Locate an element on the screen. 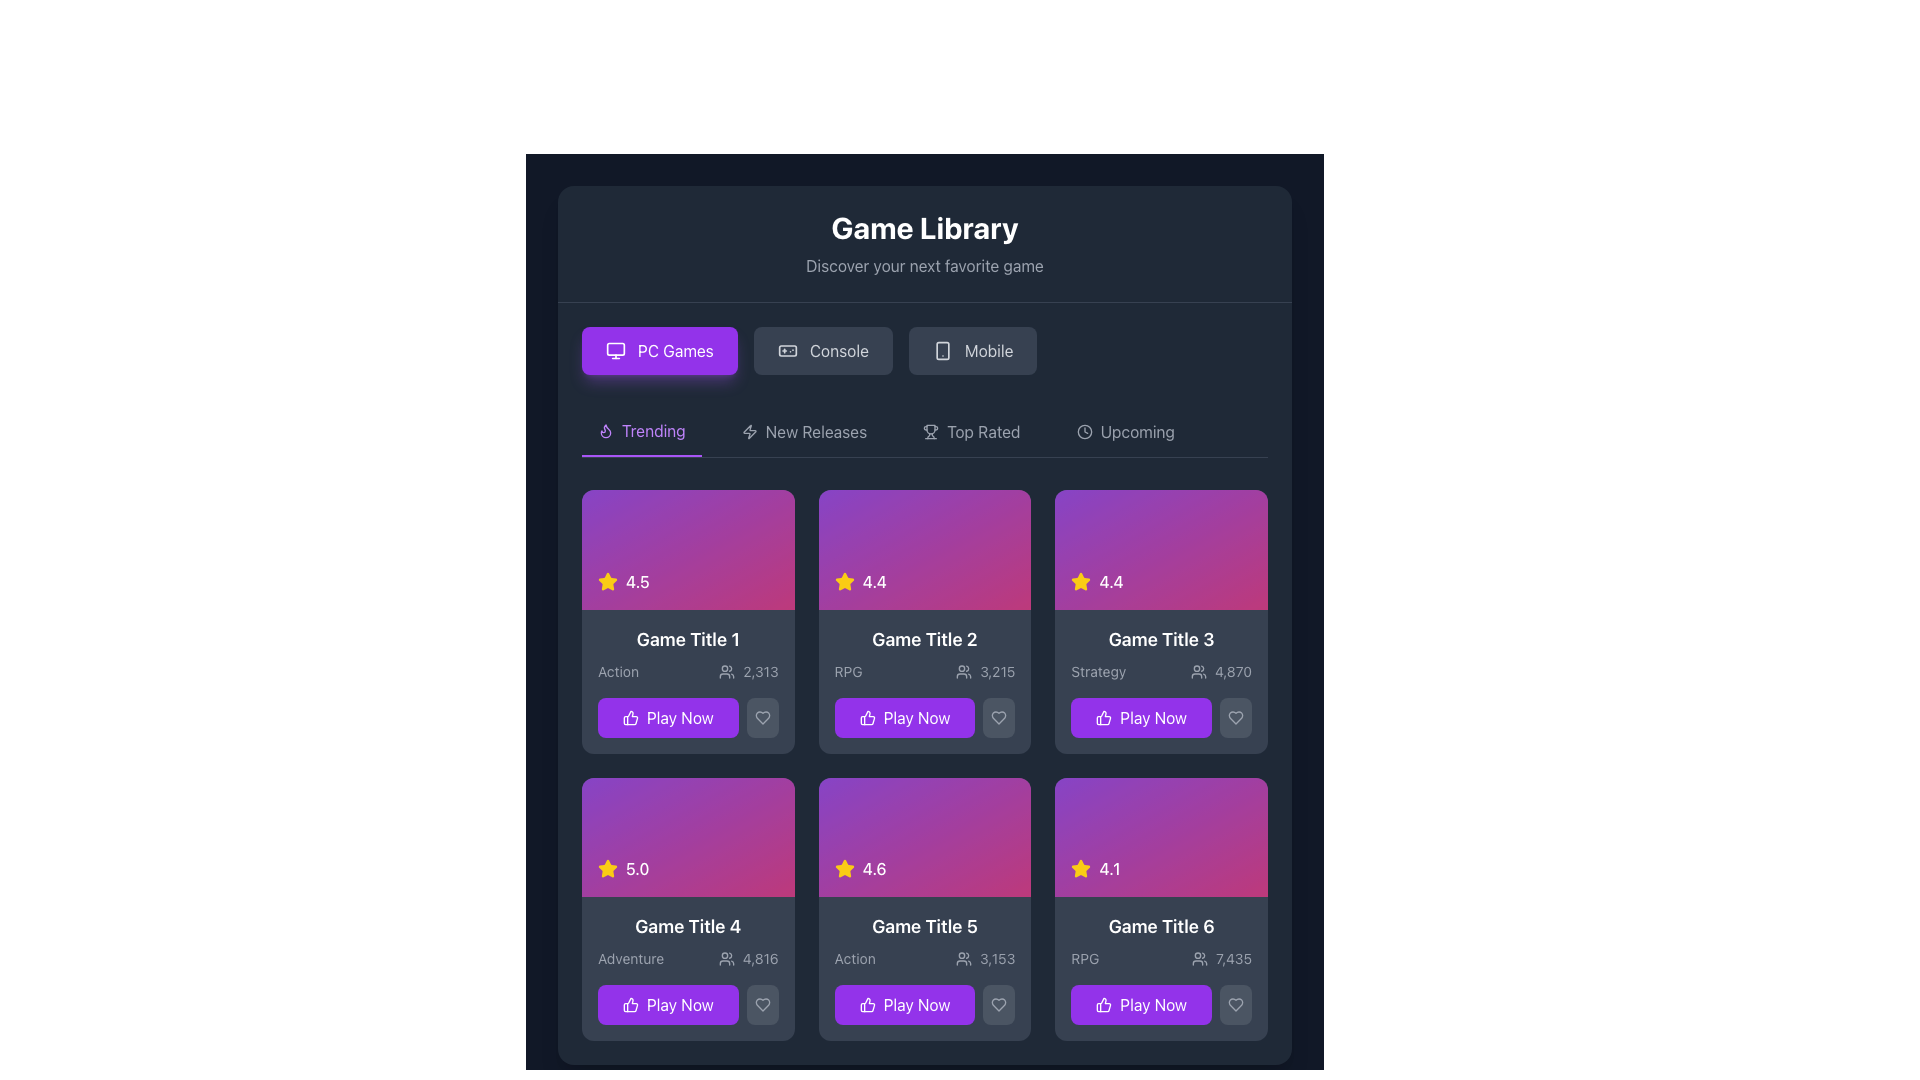  the 'New Releases' button, which is the second button in the horizontal navigation menu is located at coordinates (804, 431).